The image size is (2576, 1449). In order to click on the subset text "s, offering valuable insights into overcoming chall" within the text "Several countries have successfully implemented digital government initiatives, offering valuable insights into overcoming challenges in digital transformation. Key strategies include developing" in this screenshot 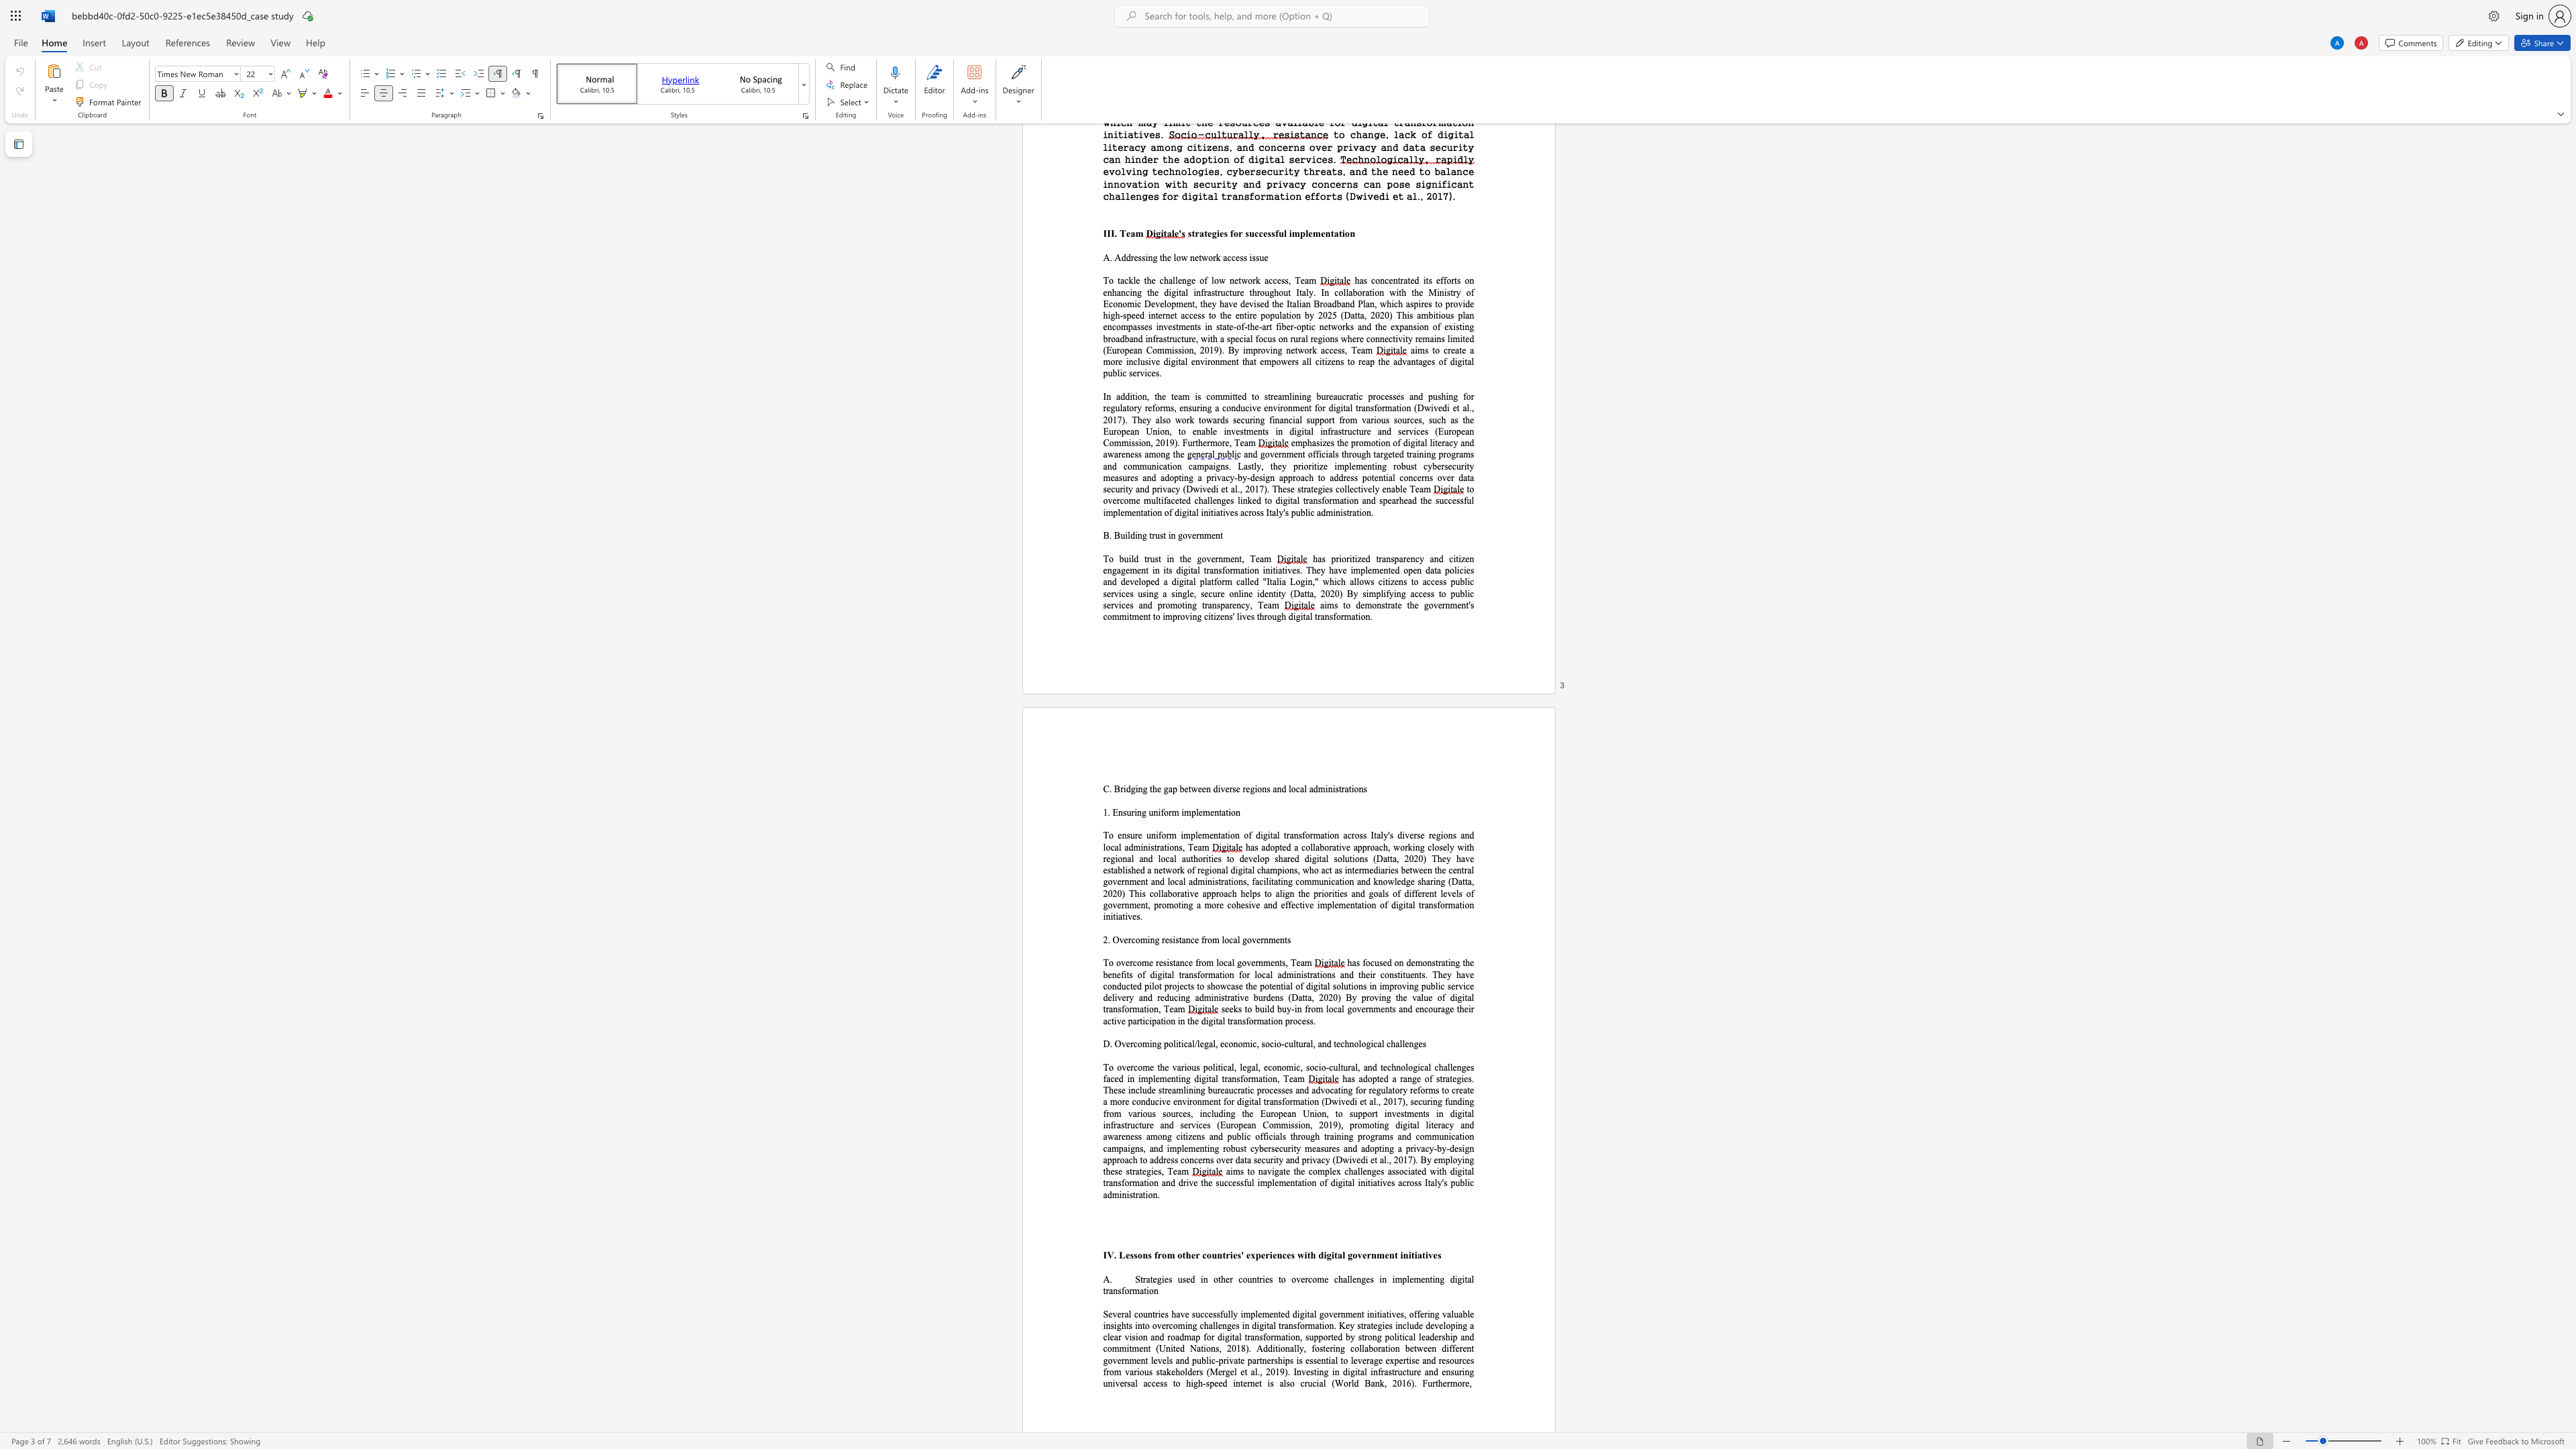, I will do `click(1400, 1313)`.